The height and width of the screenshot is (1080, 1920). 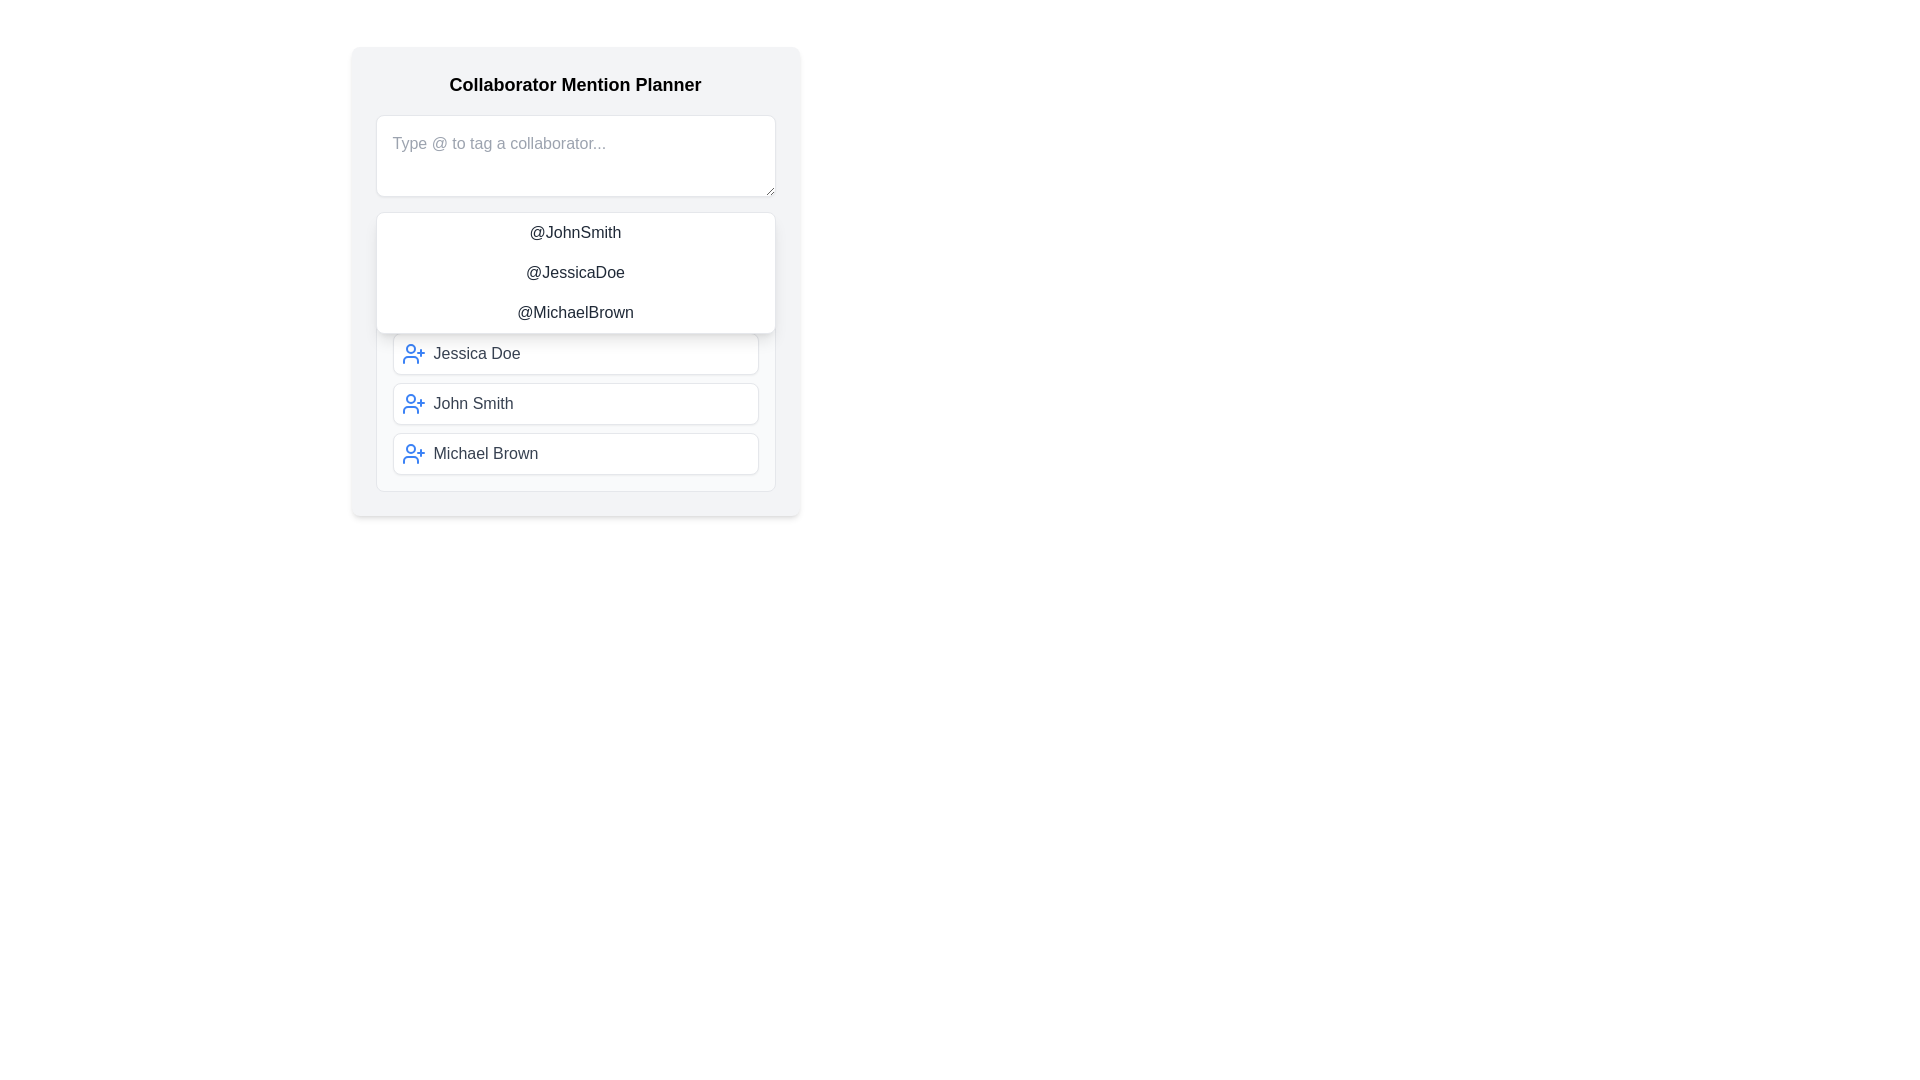 What do you see at coordinates (472, 404) in the screenshot?
I see `the text label displaying 'John Smith' which is located to the right of a user icon in a vertically aligned list` at bounding box center [472, 404].